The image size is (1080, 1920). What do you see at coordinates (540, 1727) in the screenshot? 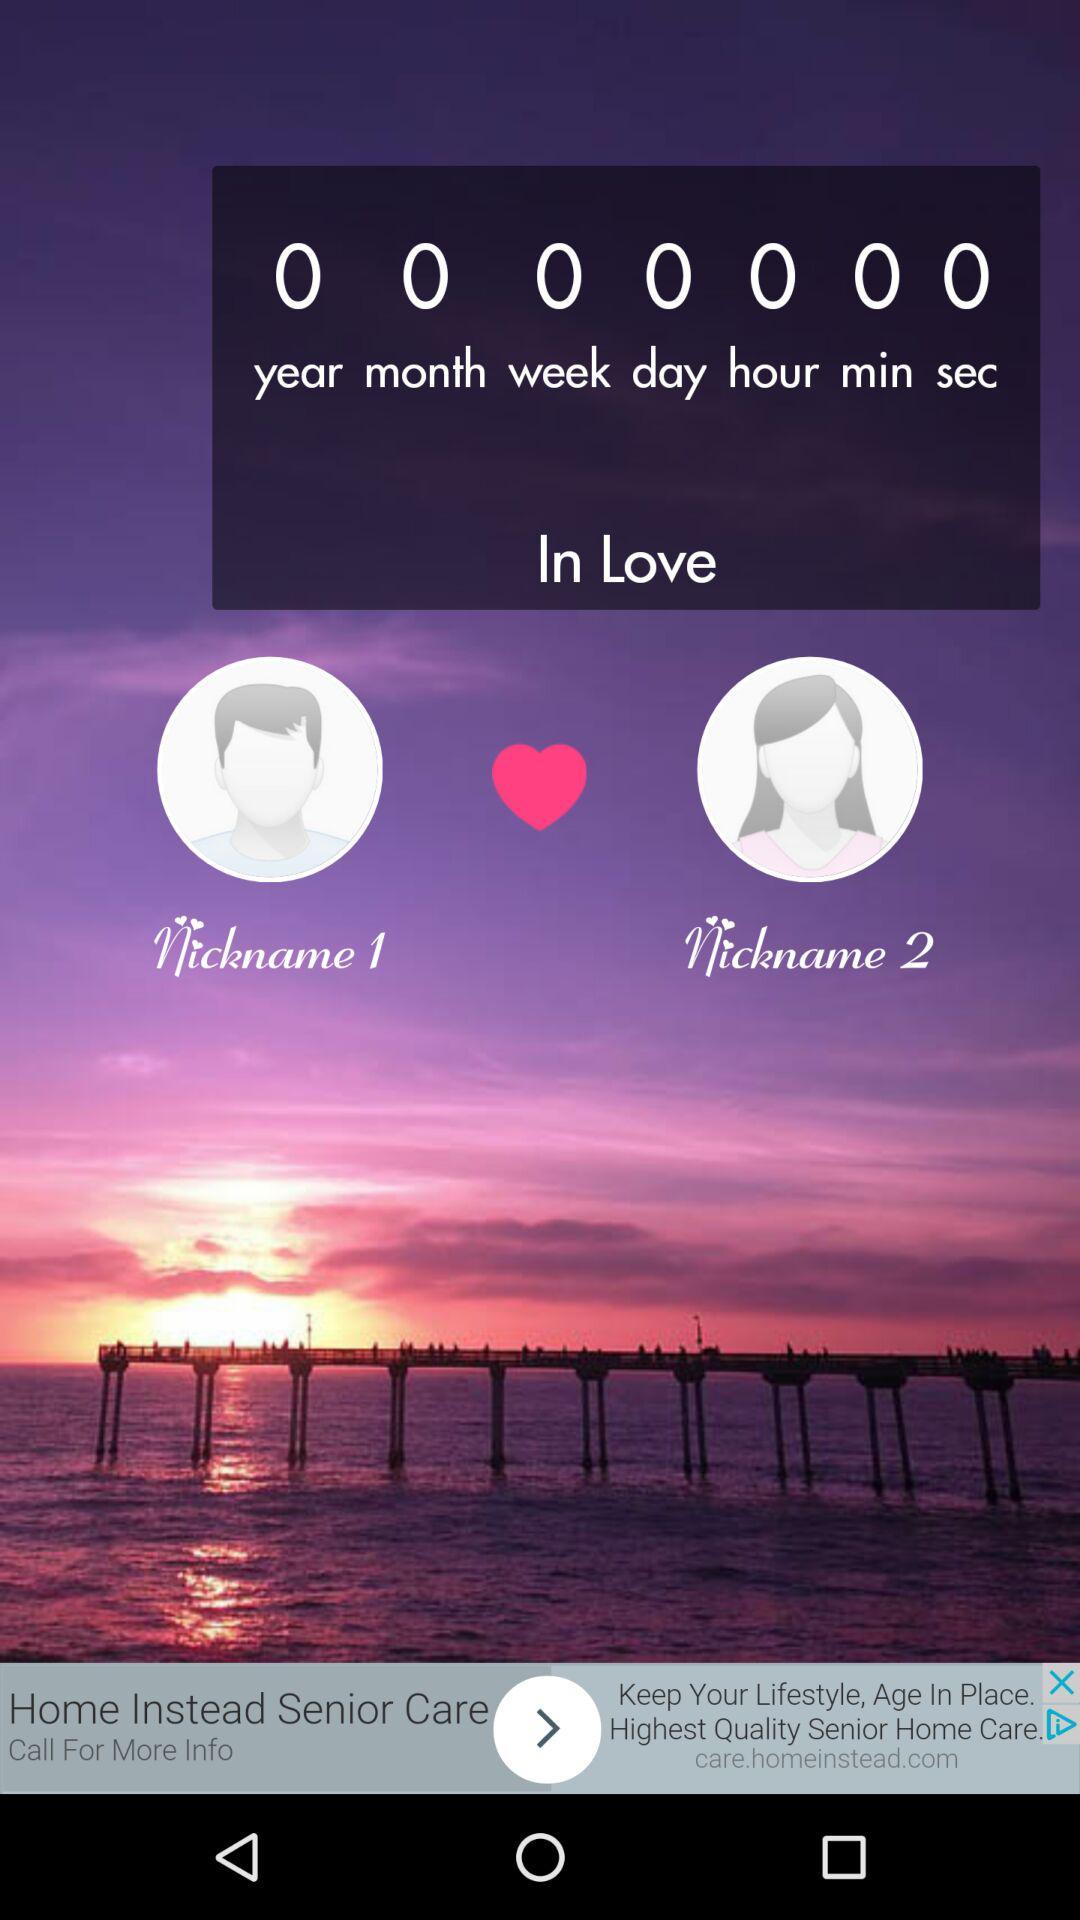
I see `advertisement page` at bounding box center [540, 1727].